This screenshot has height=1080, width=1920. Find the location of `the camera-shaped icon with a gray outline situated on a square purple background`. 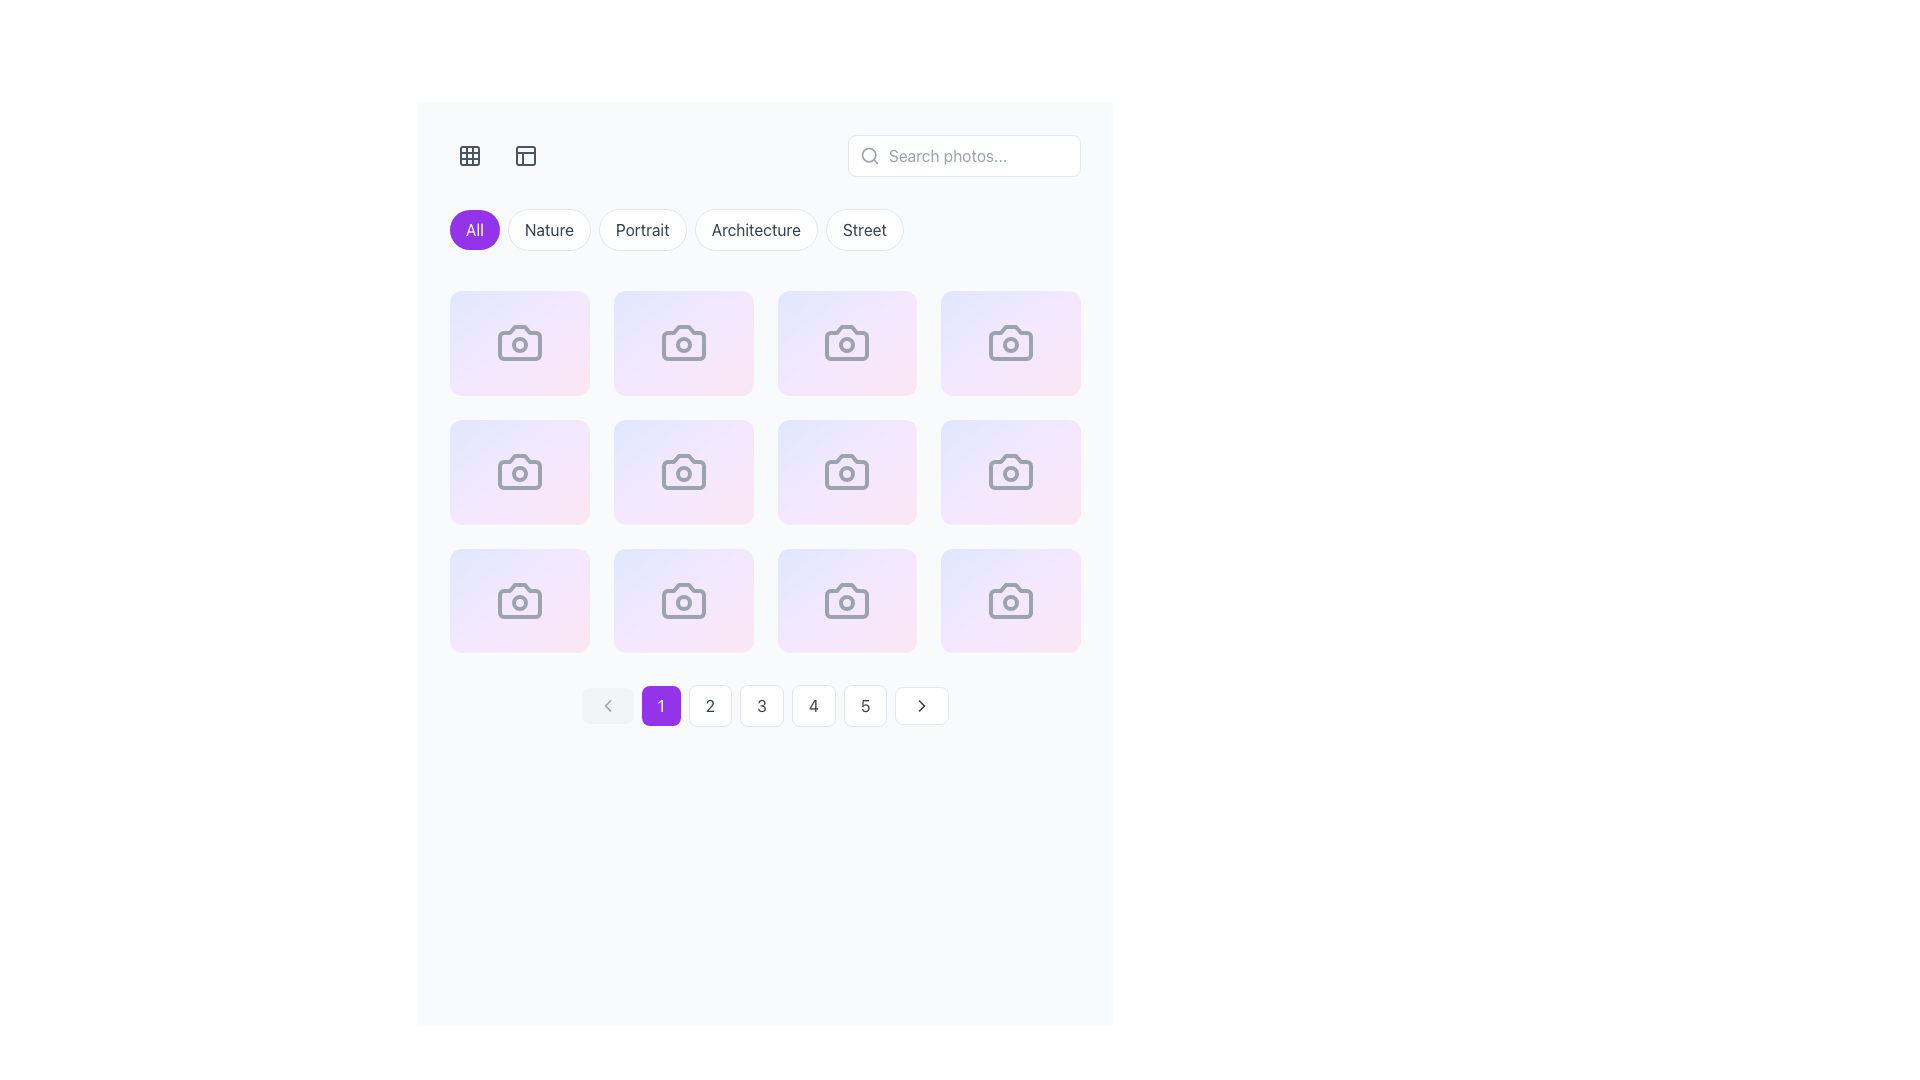

the camera-shaped icon with a gray outline situated on a square purple background is located at coordinates (519, 342).